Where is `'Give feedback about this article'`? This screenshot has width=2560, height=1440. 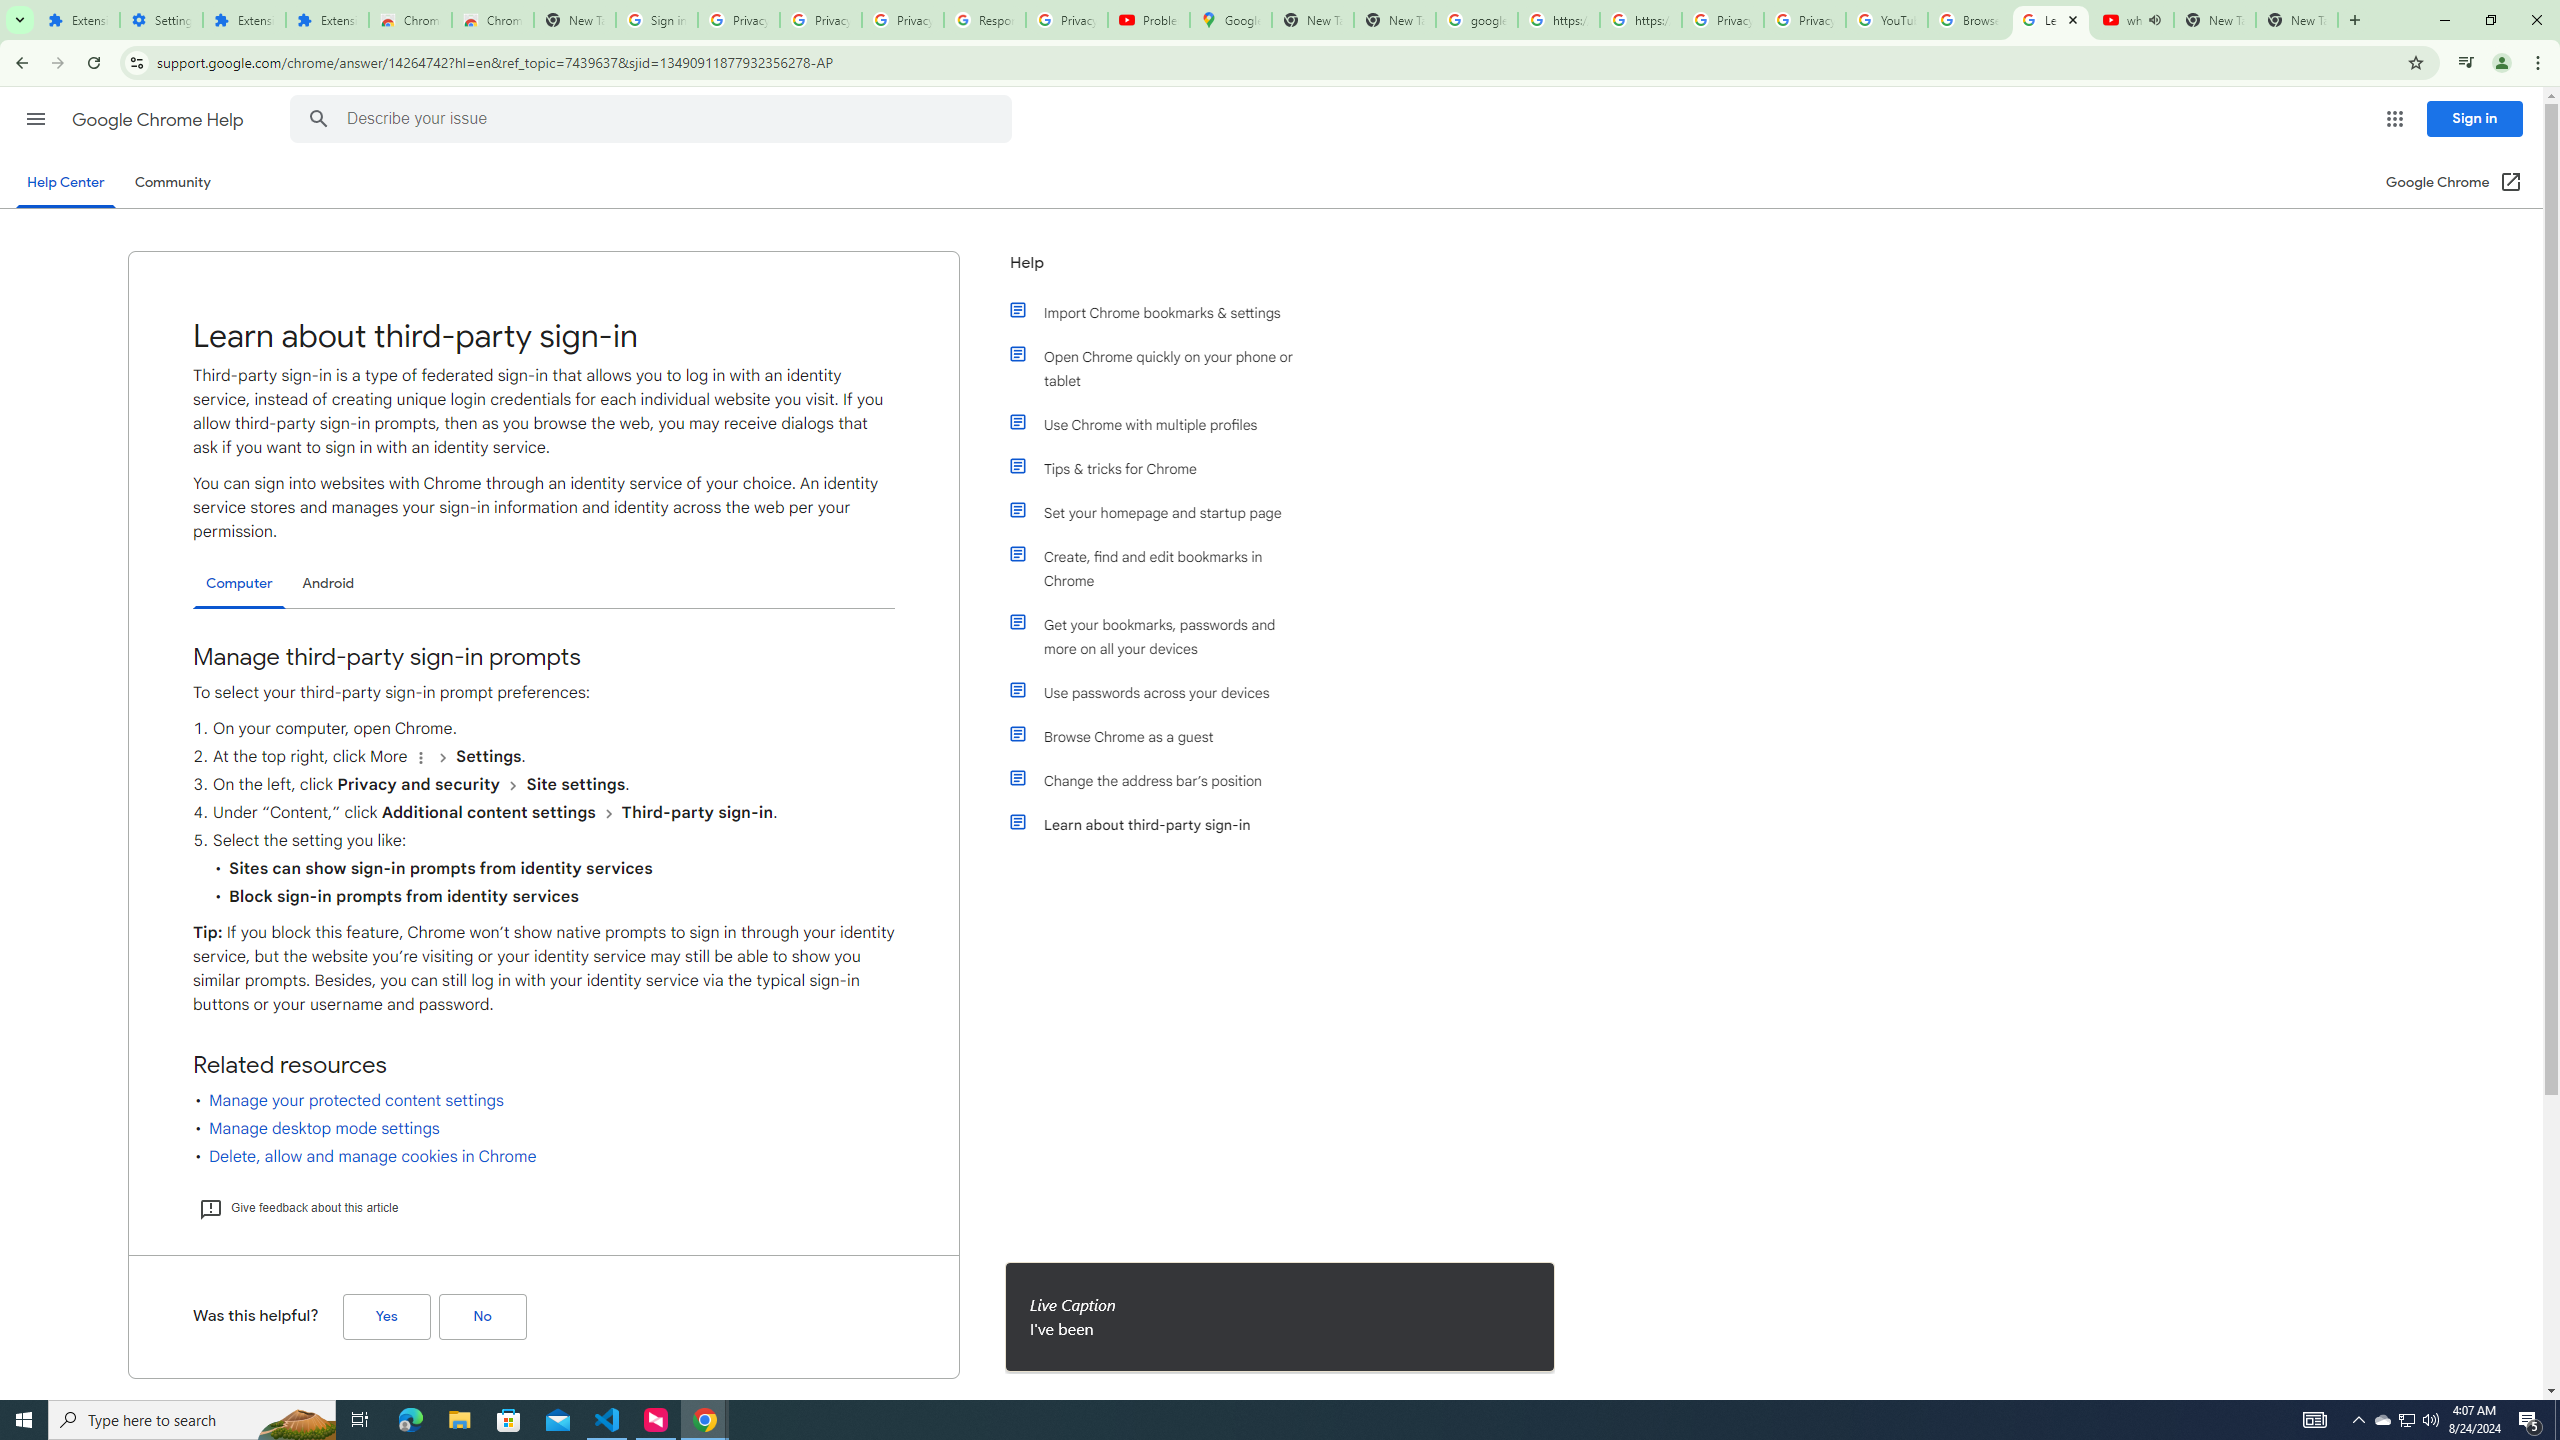 'Give feedback about this article' is located at coordinates (297, 1207).